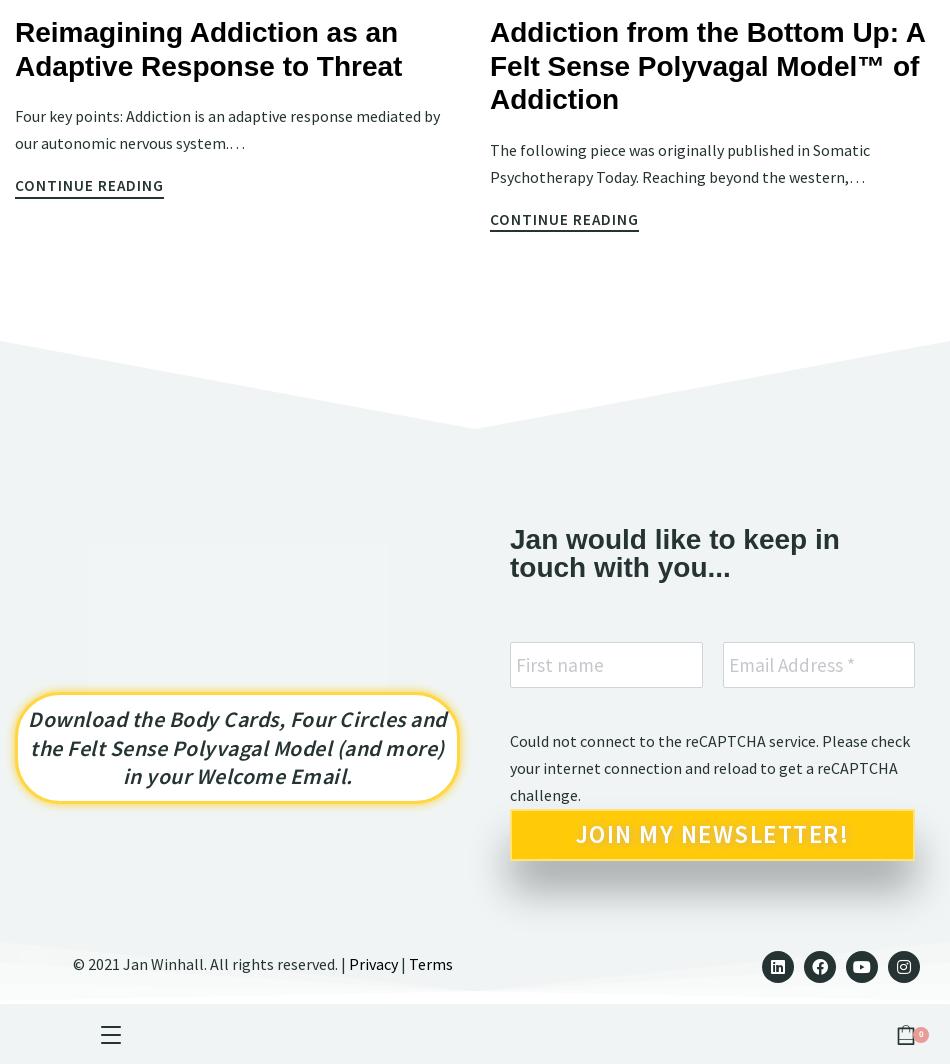 The height and width of the screenshot is (1064, 950). I want to click on 'Download the Body Cards, Four Circles and the Felt Sense Polyvagal Model (and more) in your Welcome Email.', so click(237, 747).